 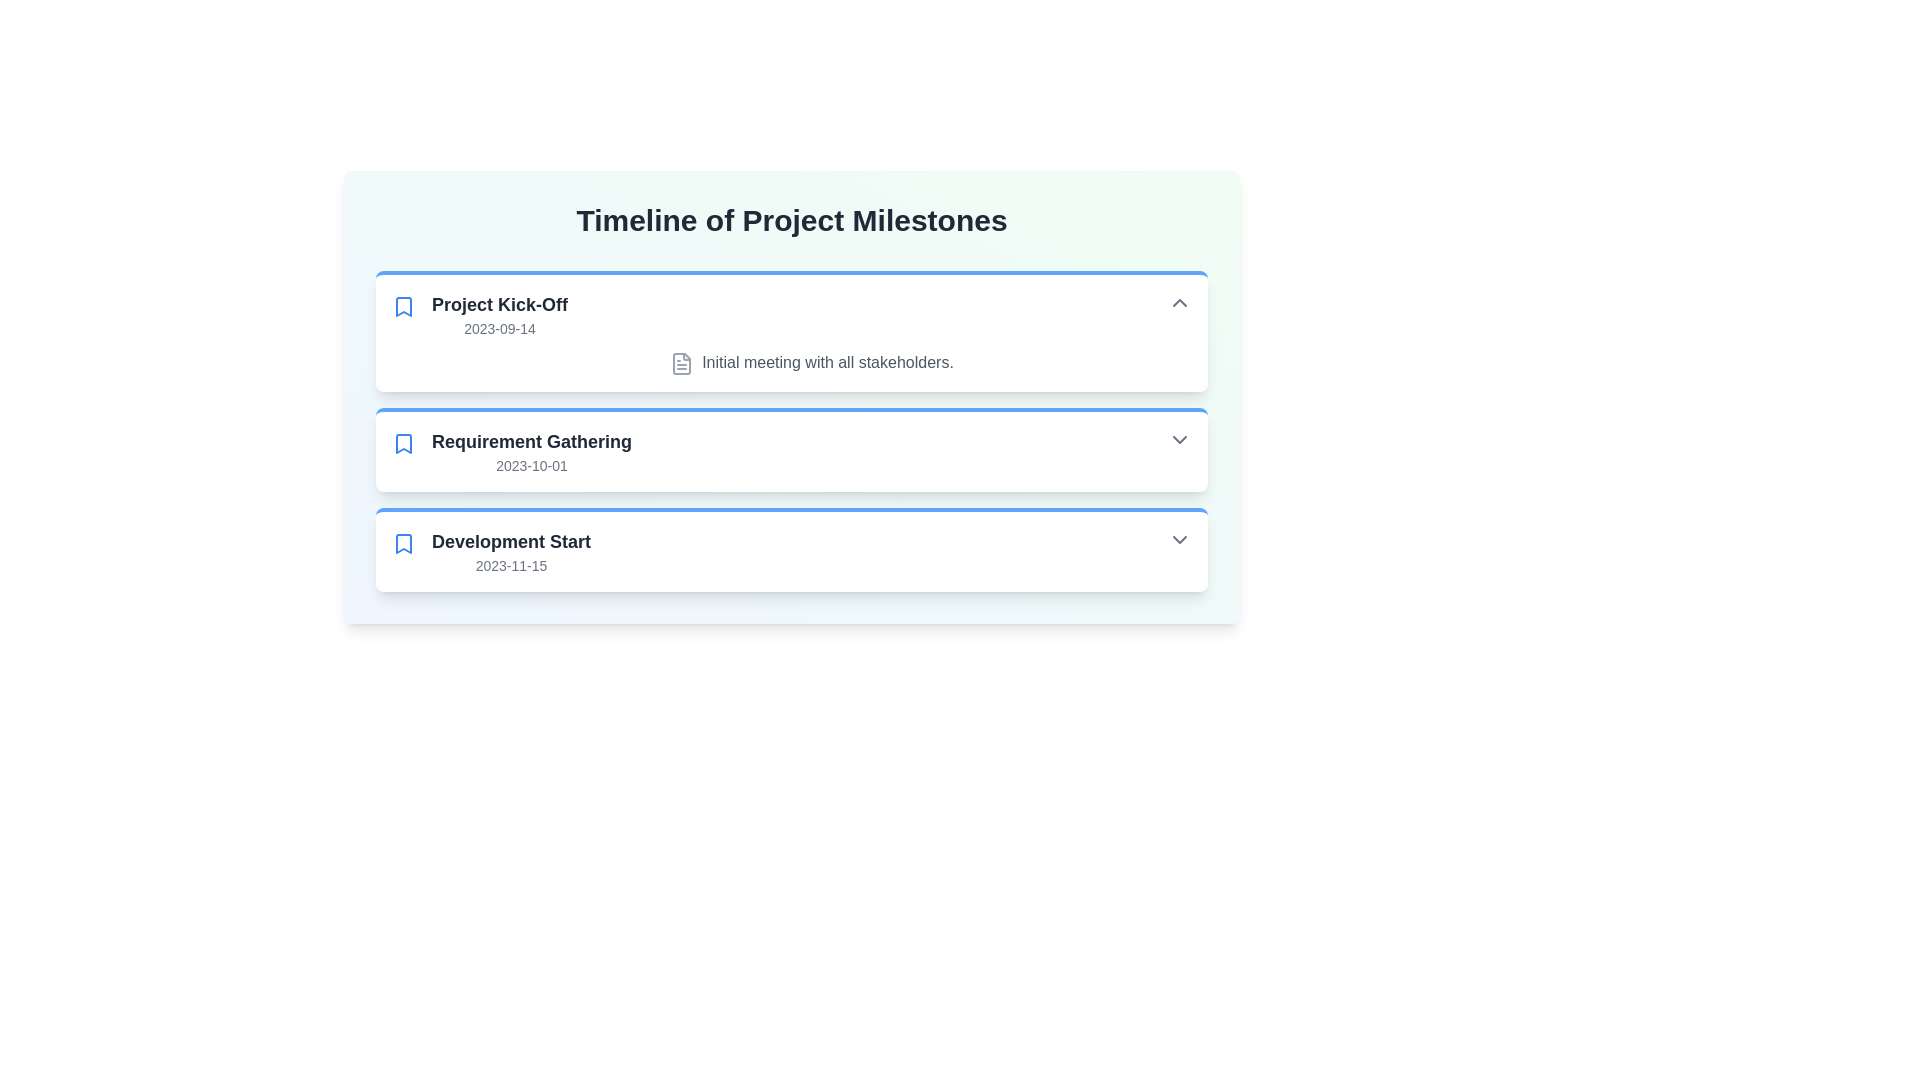 I want to click on the date text label '2023-09-14' that is positioned below the title 'Project Kick-Off' in the milestone list, so click(x=499, y=327).